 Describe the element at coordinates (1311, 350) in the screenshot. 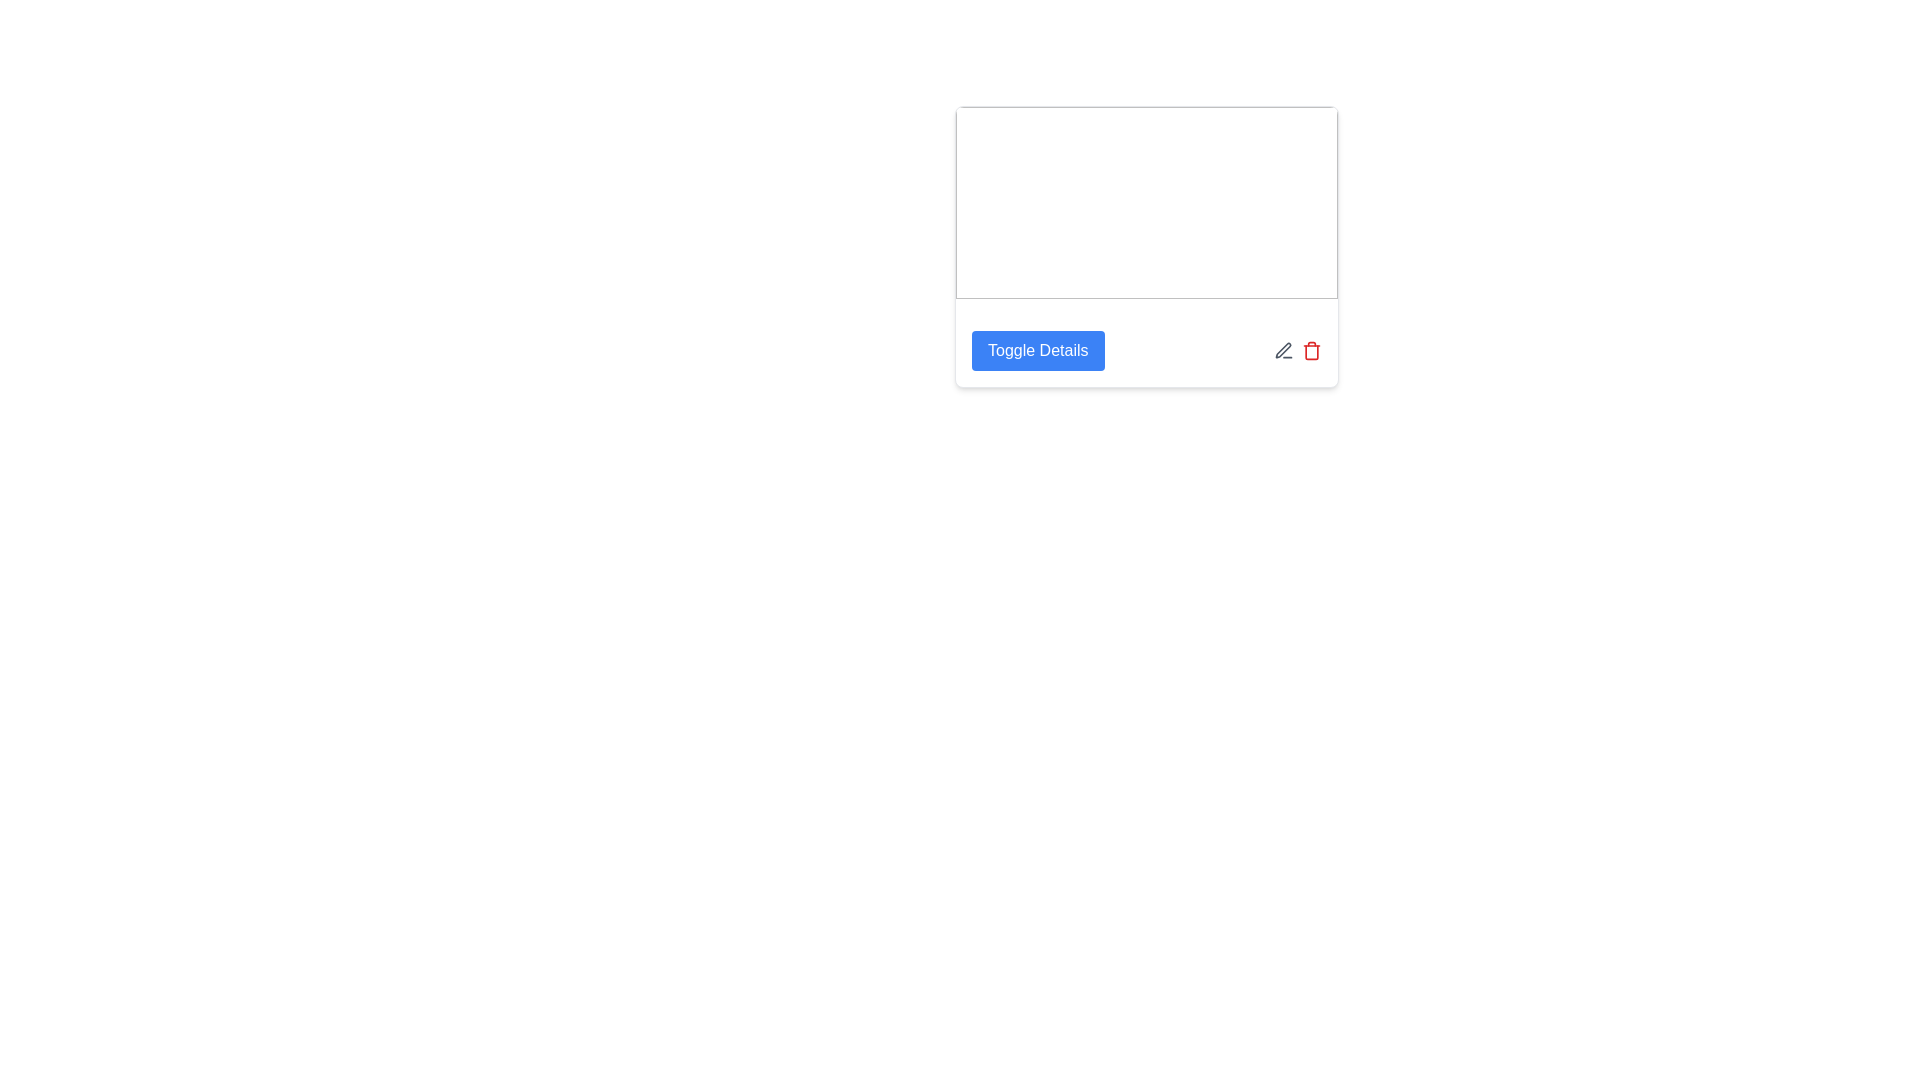

I see `the delete icon button located at the bottom-right corner of the main interface panel` at that location.